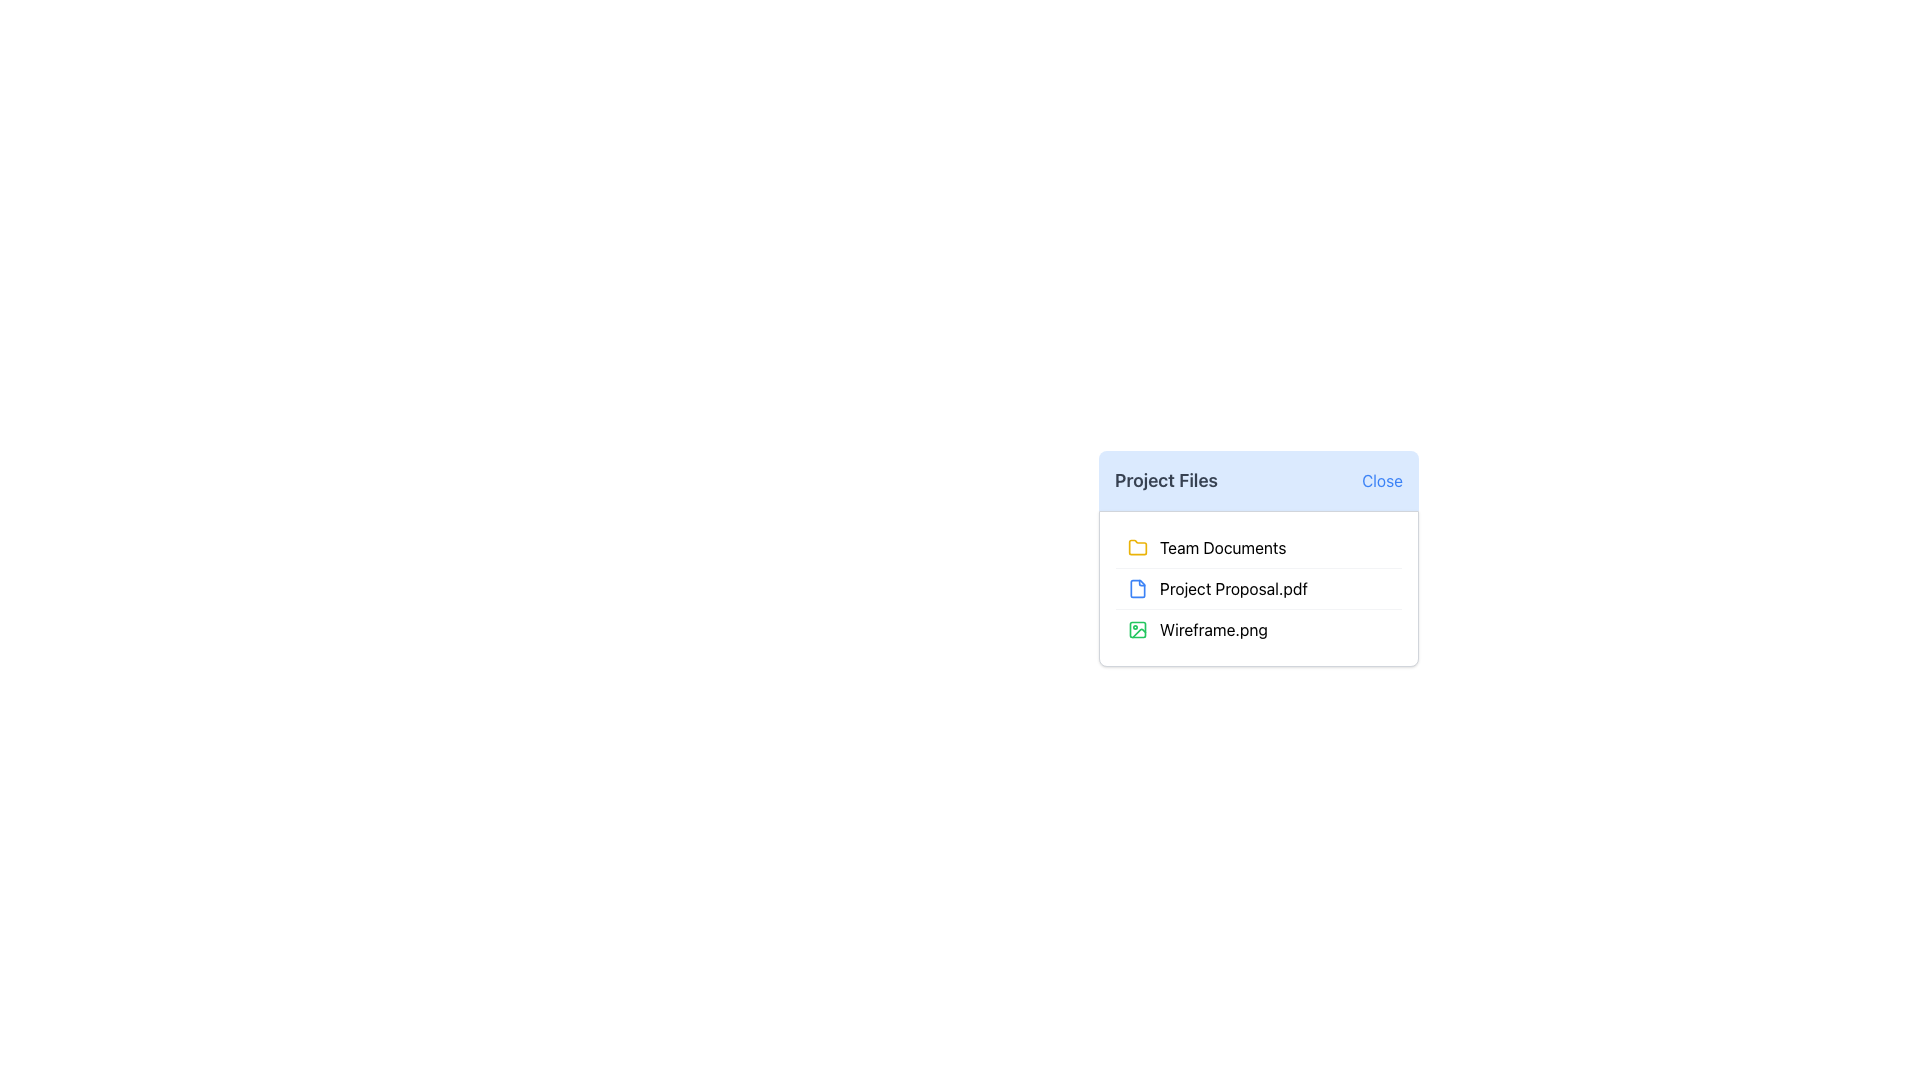  What do you see at coordinates (1257, 586) in the screenshot?
I see `the list item labeled 'Project Proposal.pdf'` at bounding box center [1257, 586].